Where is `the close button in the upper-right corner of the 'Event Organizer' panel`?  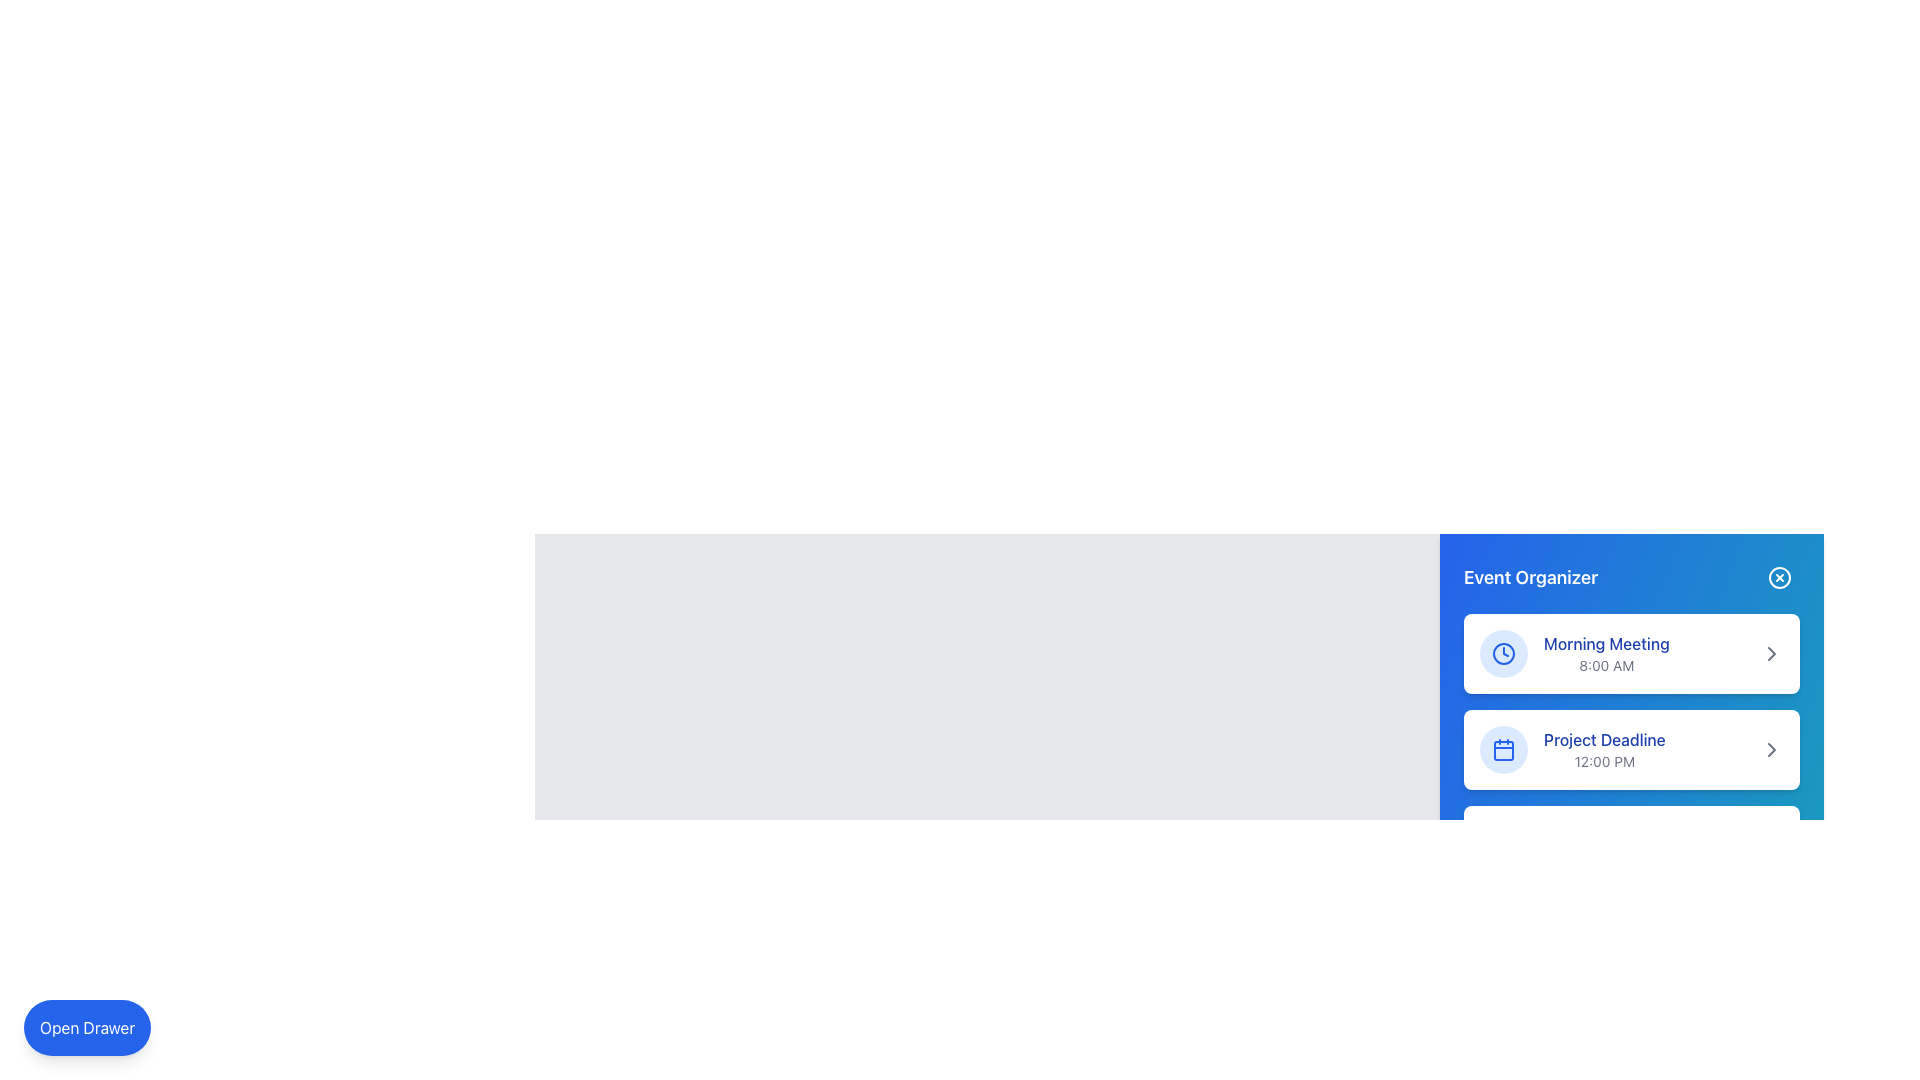
the close button in the upper-right corner of the 'Event Organizer' panel is located at coordinates (1780, 578).